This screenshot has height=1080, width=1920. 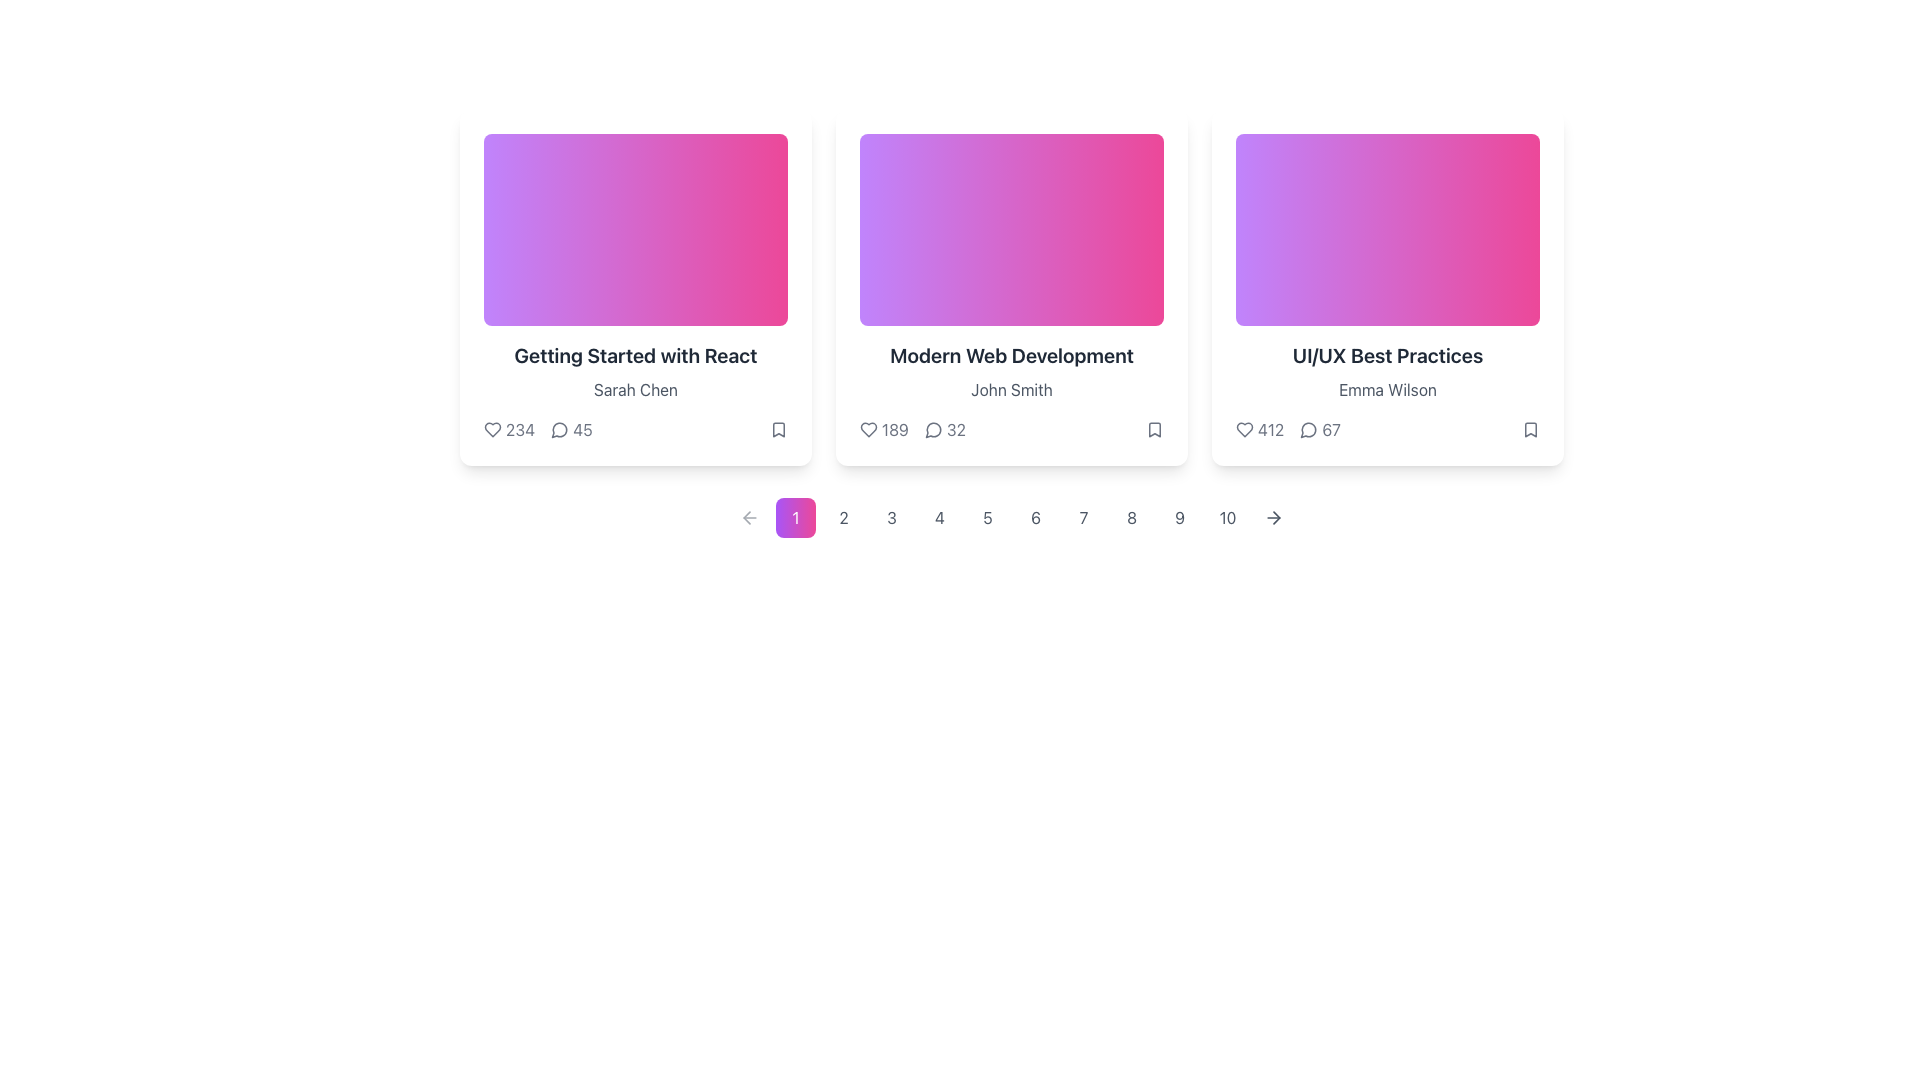 What do you see at coordinates (891, 516) in the screenshot?
I see `the small circular button with a gray border and a white background, featuring the number '3' in gray` at bounding box center [891, 516].